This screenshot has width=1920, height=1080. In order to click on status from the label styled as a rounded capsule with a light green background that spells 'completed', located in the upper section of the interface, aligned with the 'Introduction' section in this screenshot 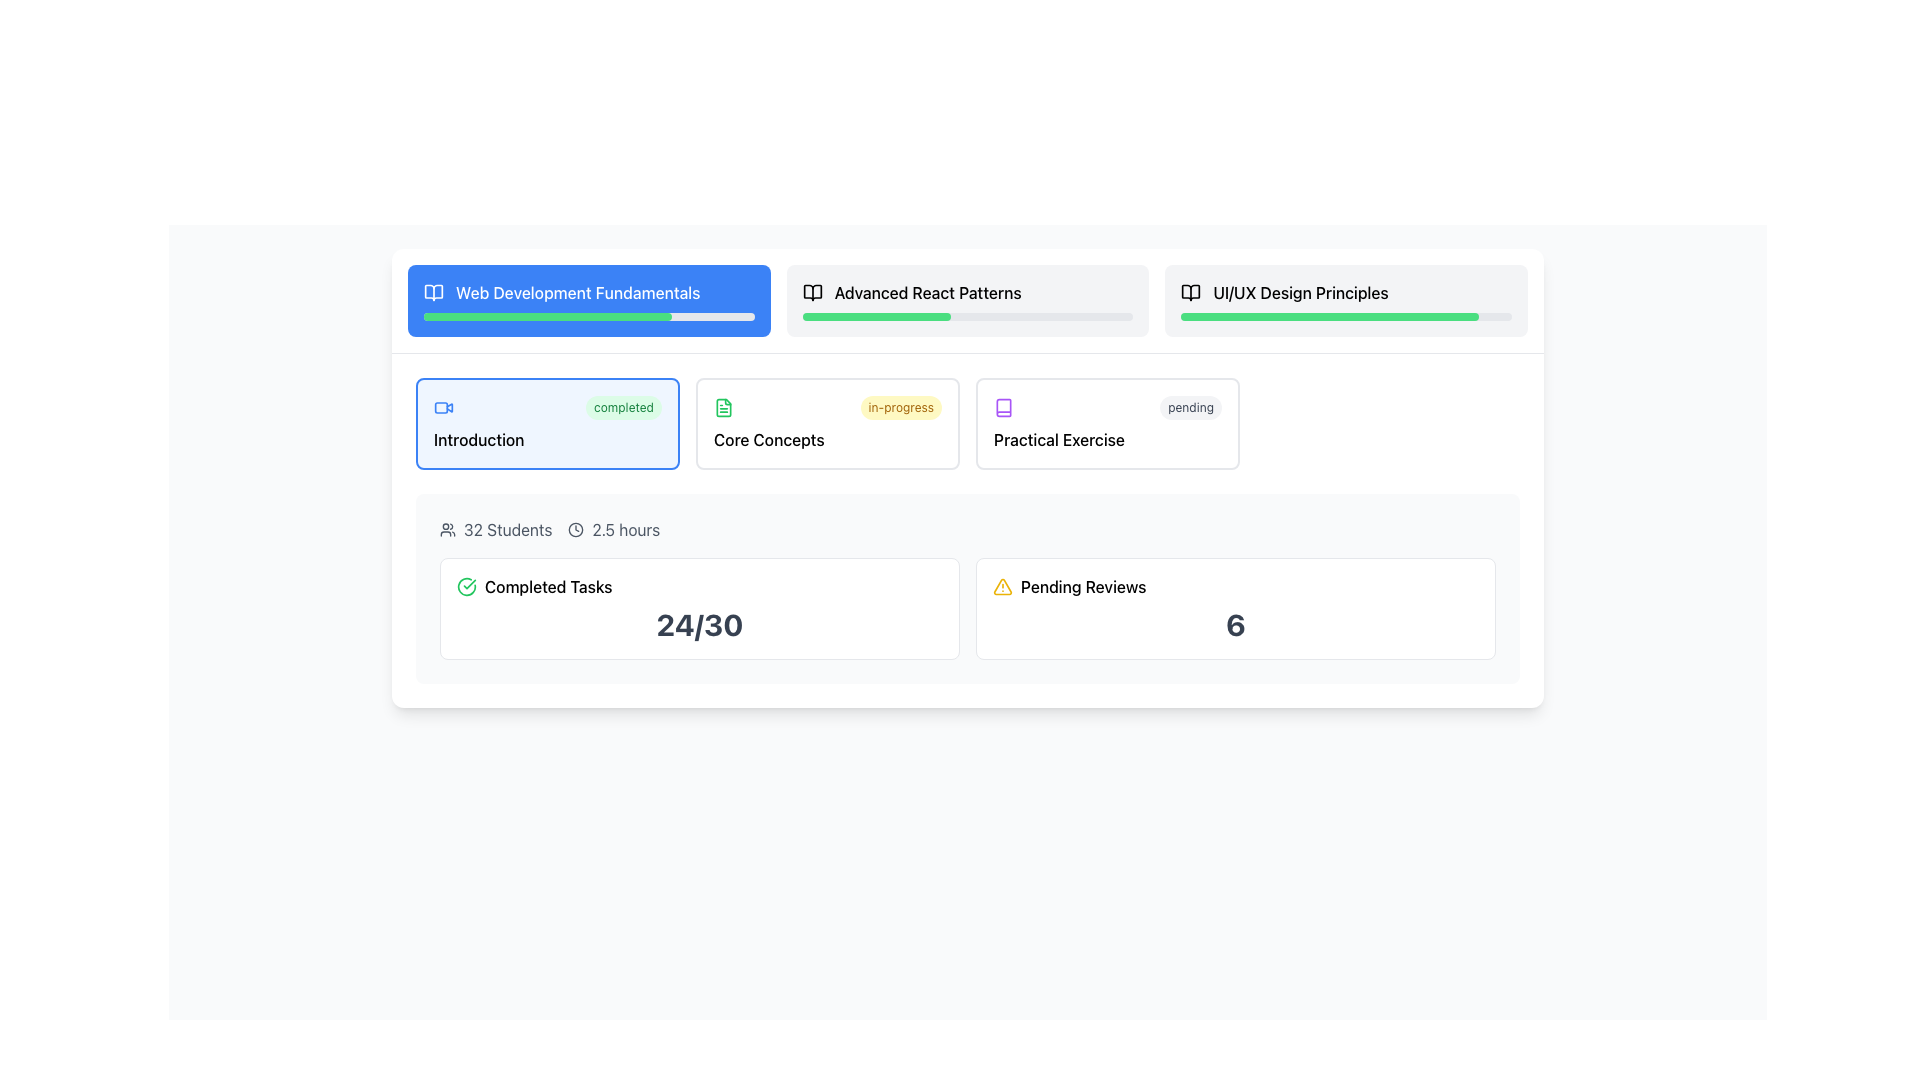, I will do `click(623, 407)`.